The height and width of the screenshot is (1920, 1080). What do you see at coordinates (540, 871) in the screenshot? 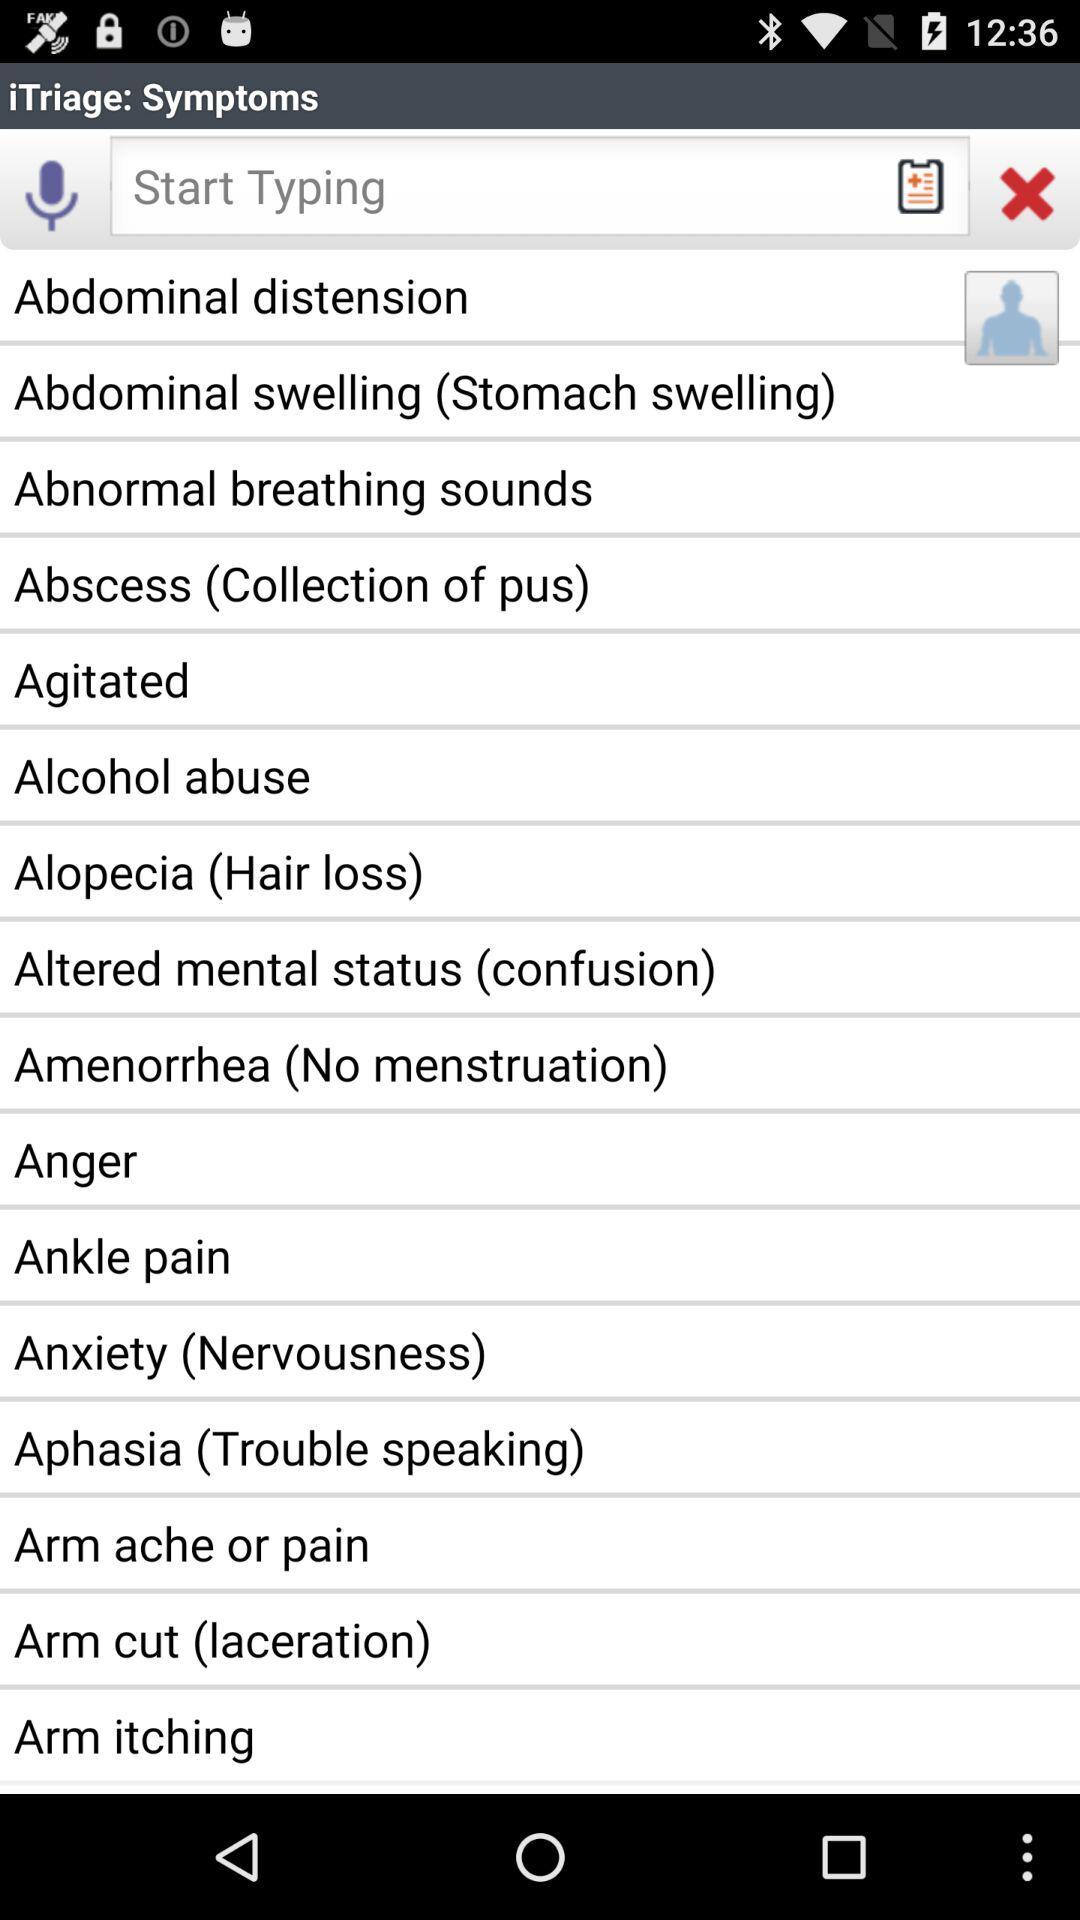
I see `the item below the alcohol abuse item` at bounding box center [540, 871].